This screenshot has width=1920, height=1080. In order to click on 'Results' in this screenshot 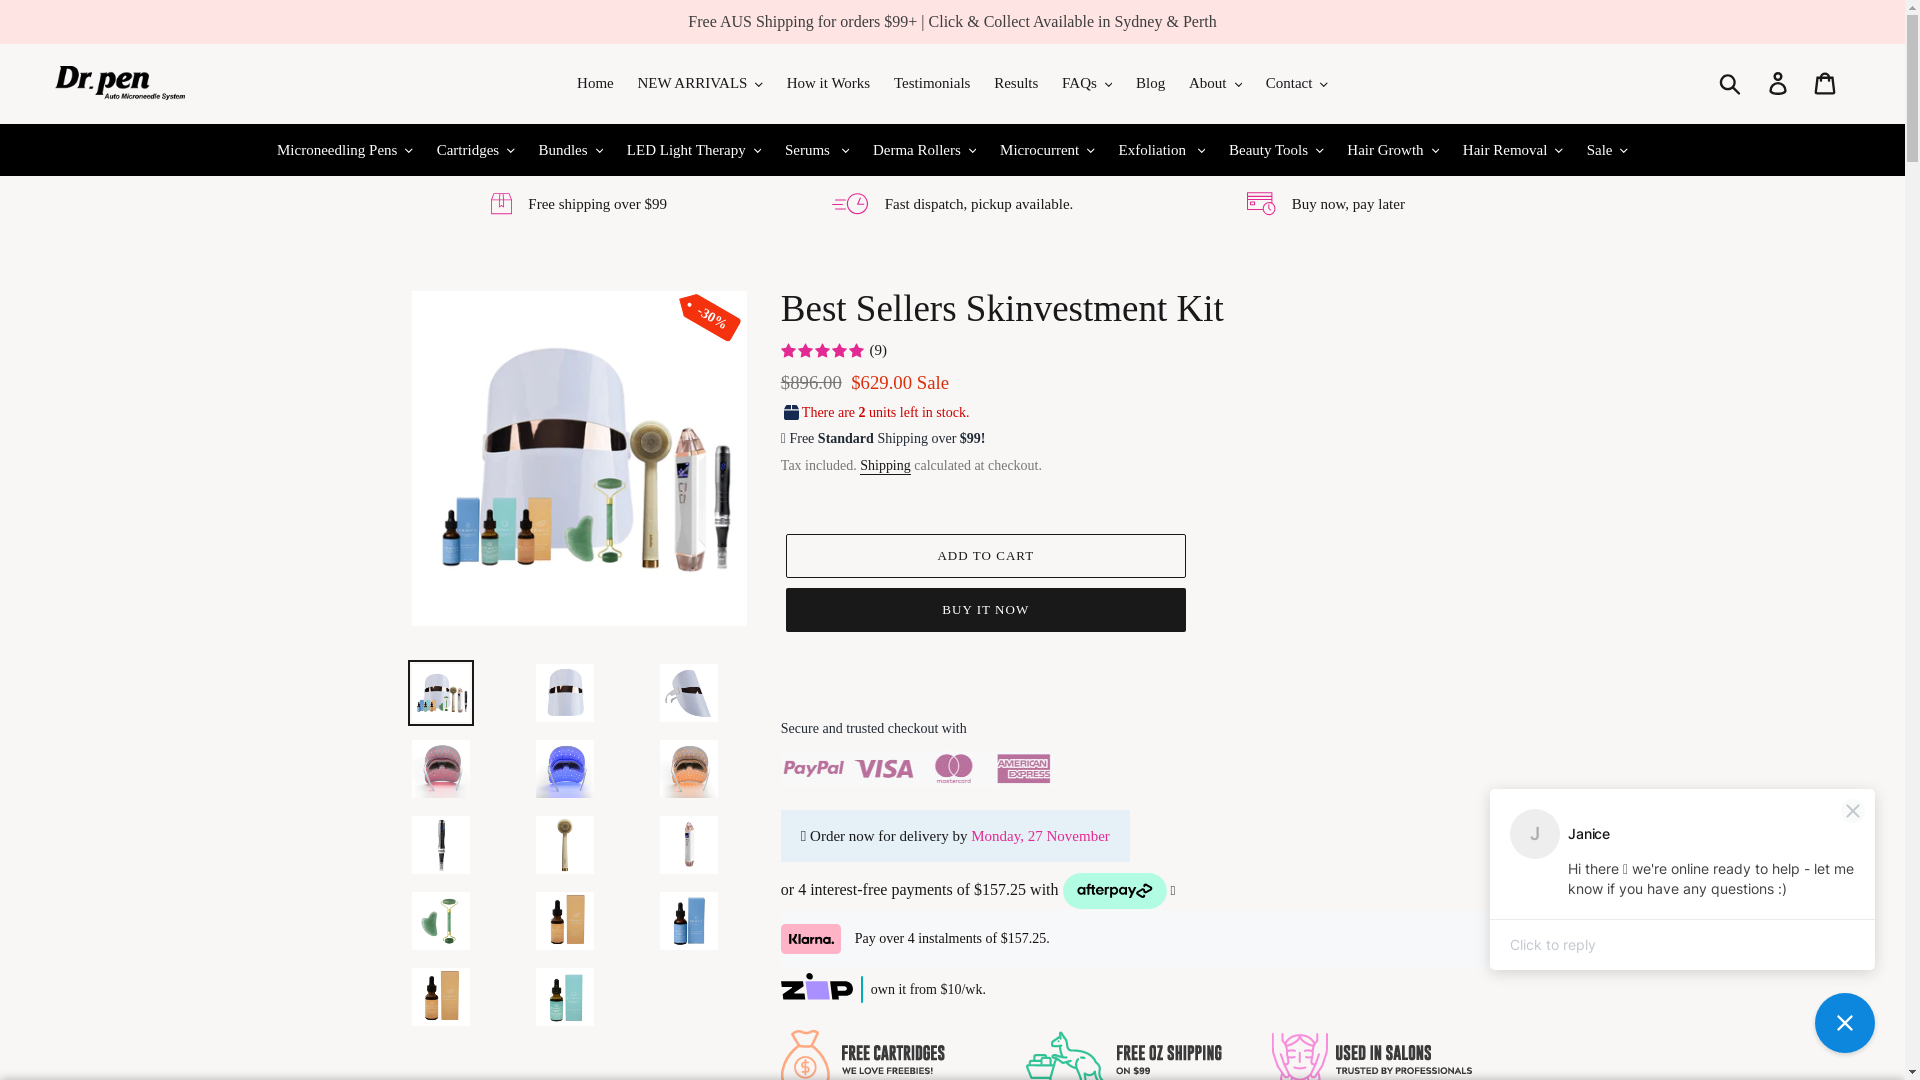, I will do `click(1016, 82)`.